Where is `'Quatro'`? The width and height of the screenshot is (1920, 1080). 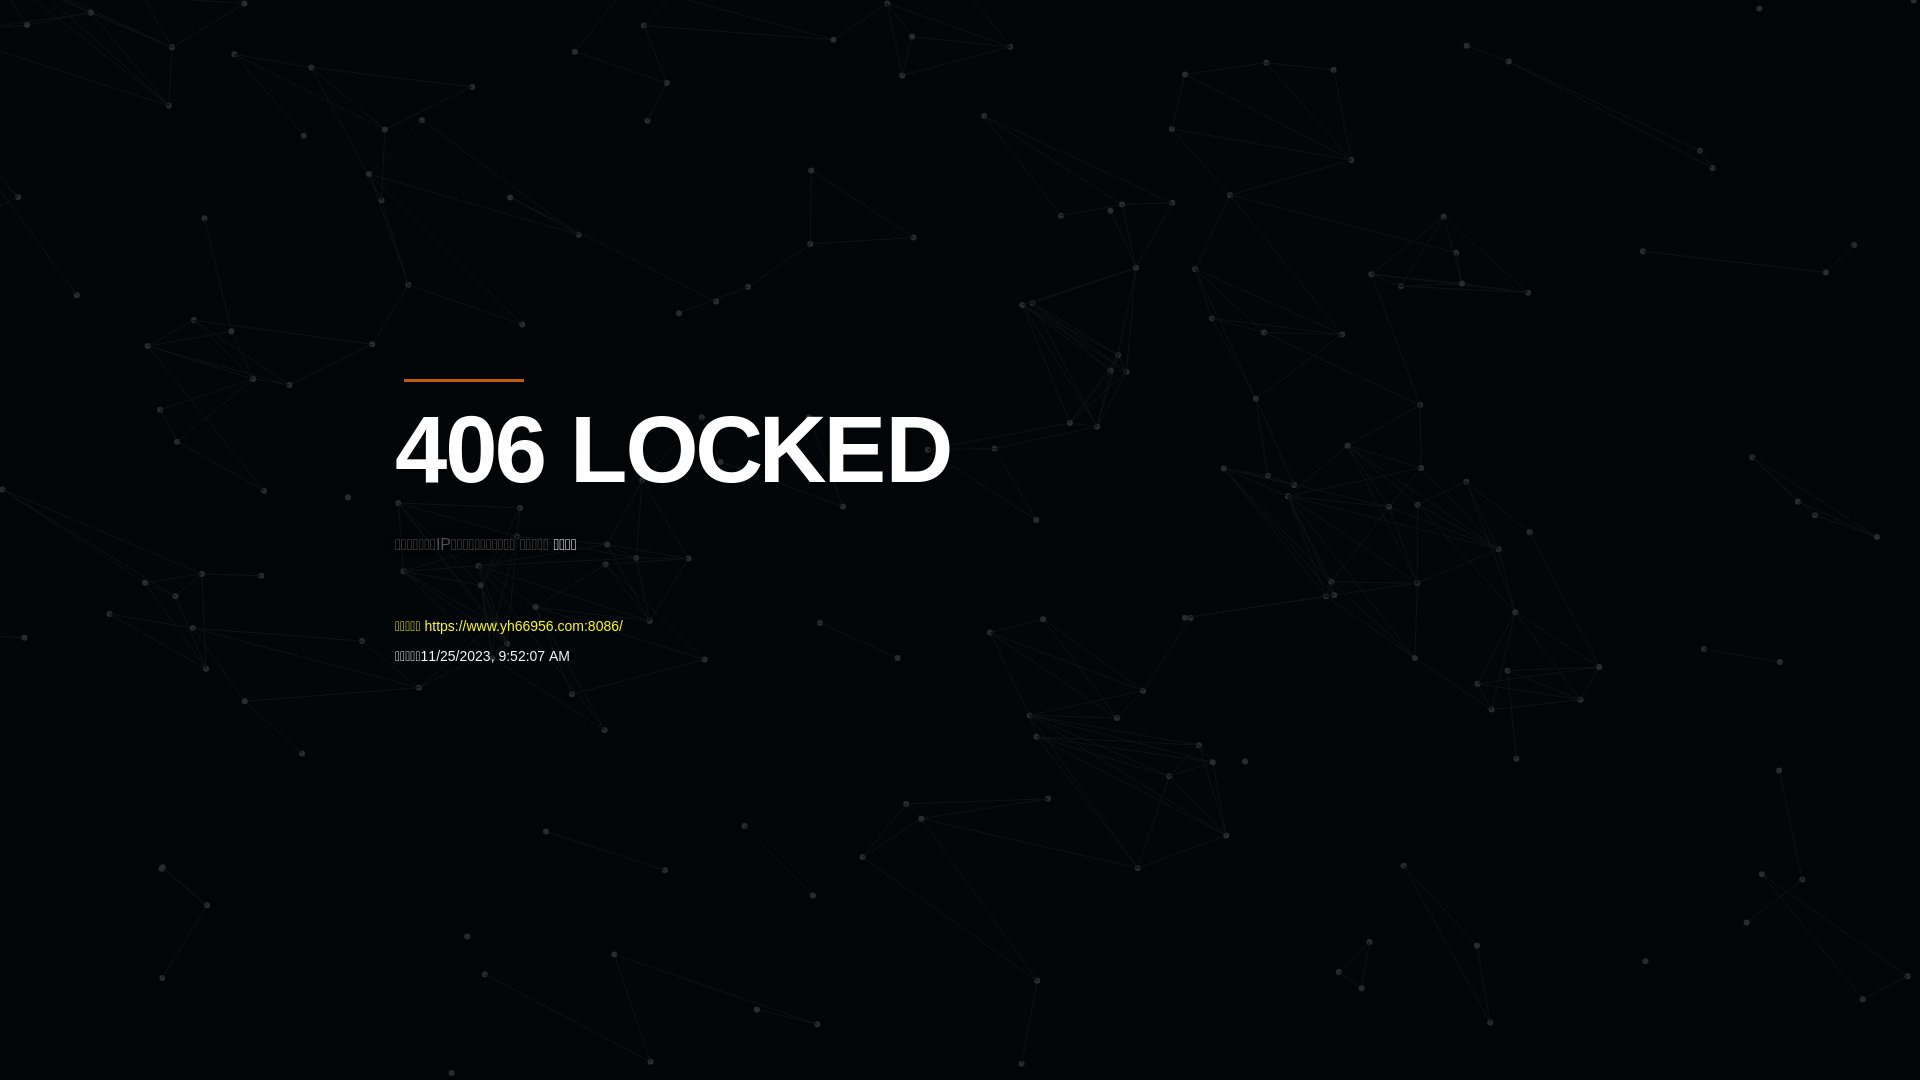
'Quatro' is located at coordinates (542, 114).